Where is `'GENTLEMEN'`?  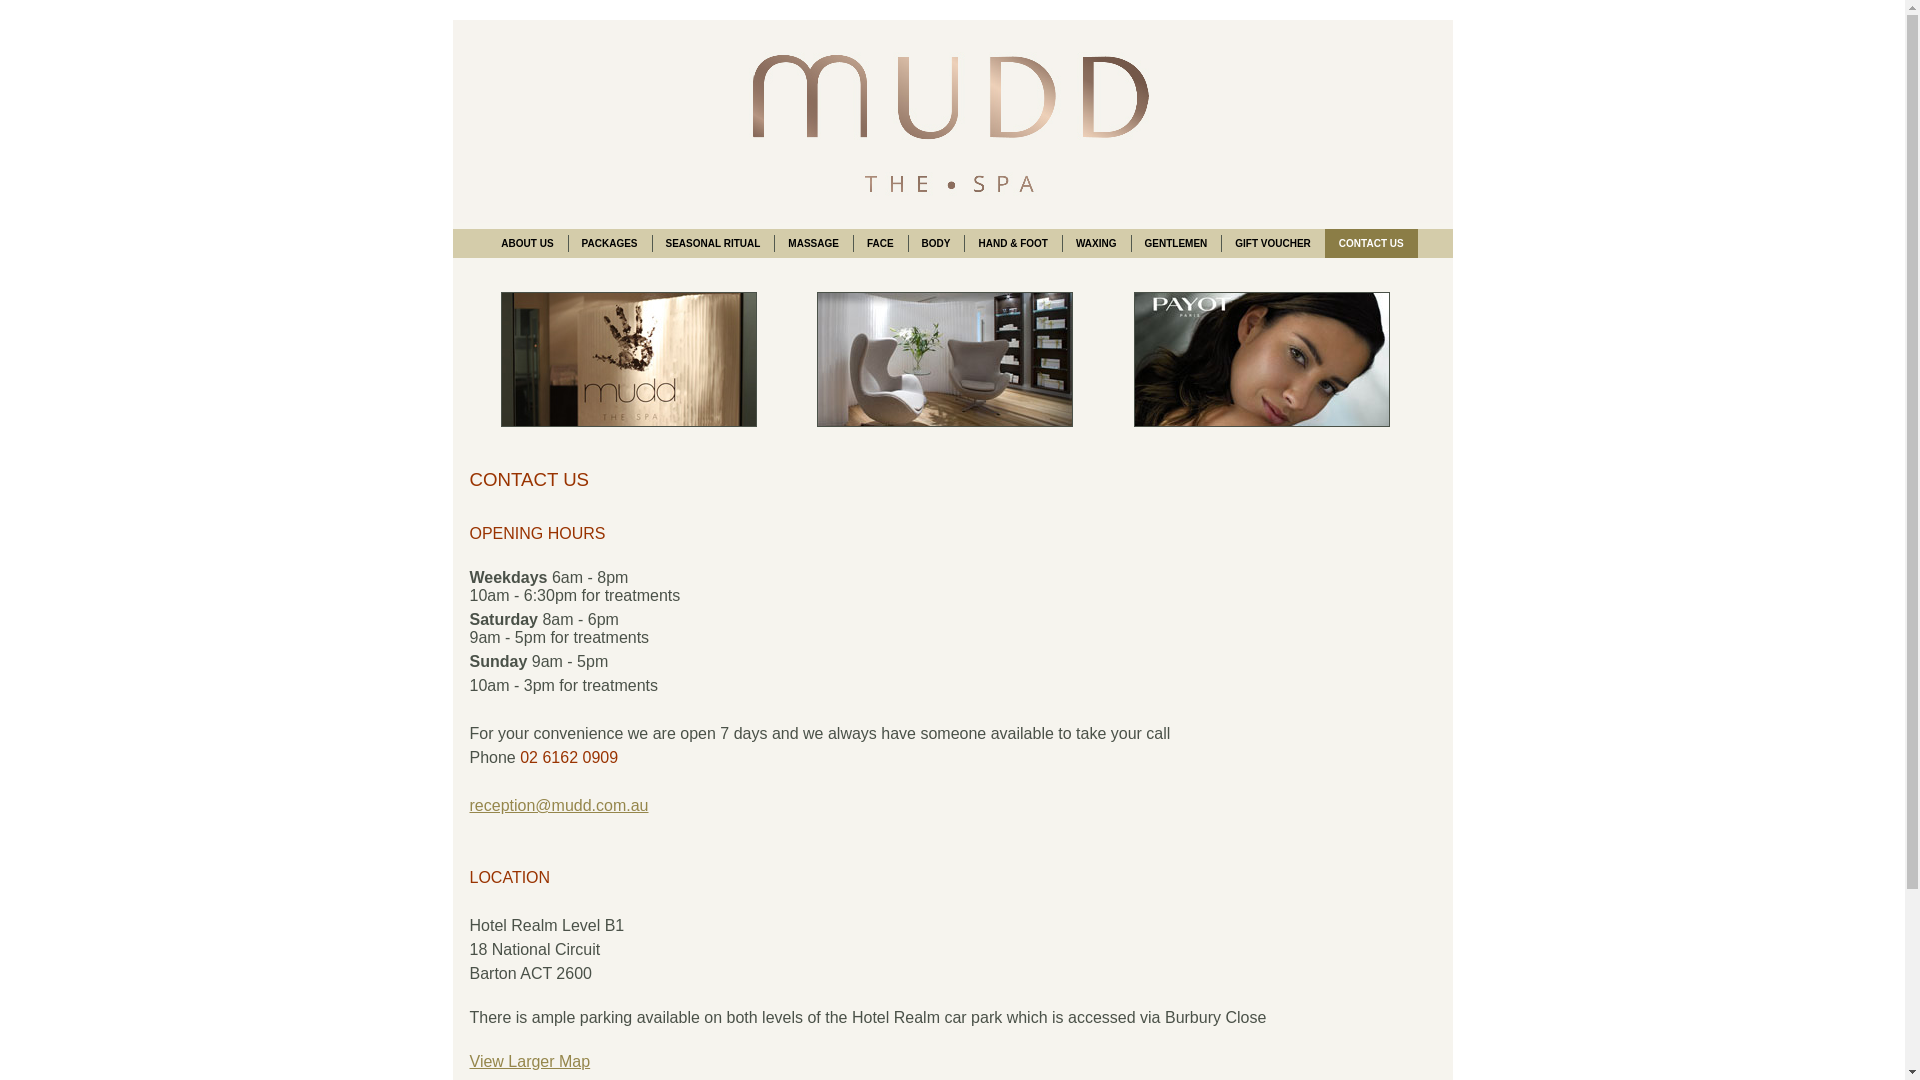
'GENTLEMEN' is located at coordinates (1175, 242).